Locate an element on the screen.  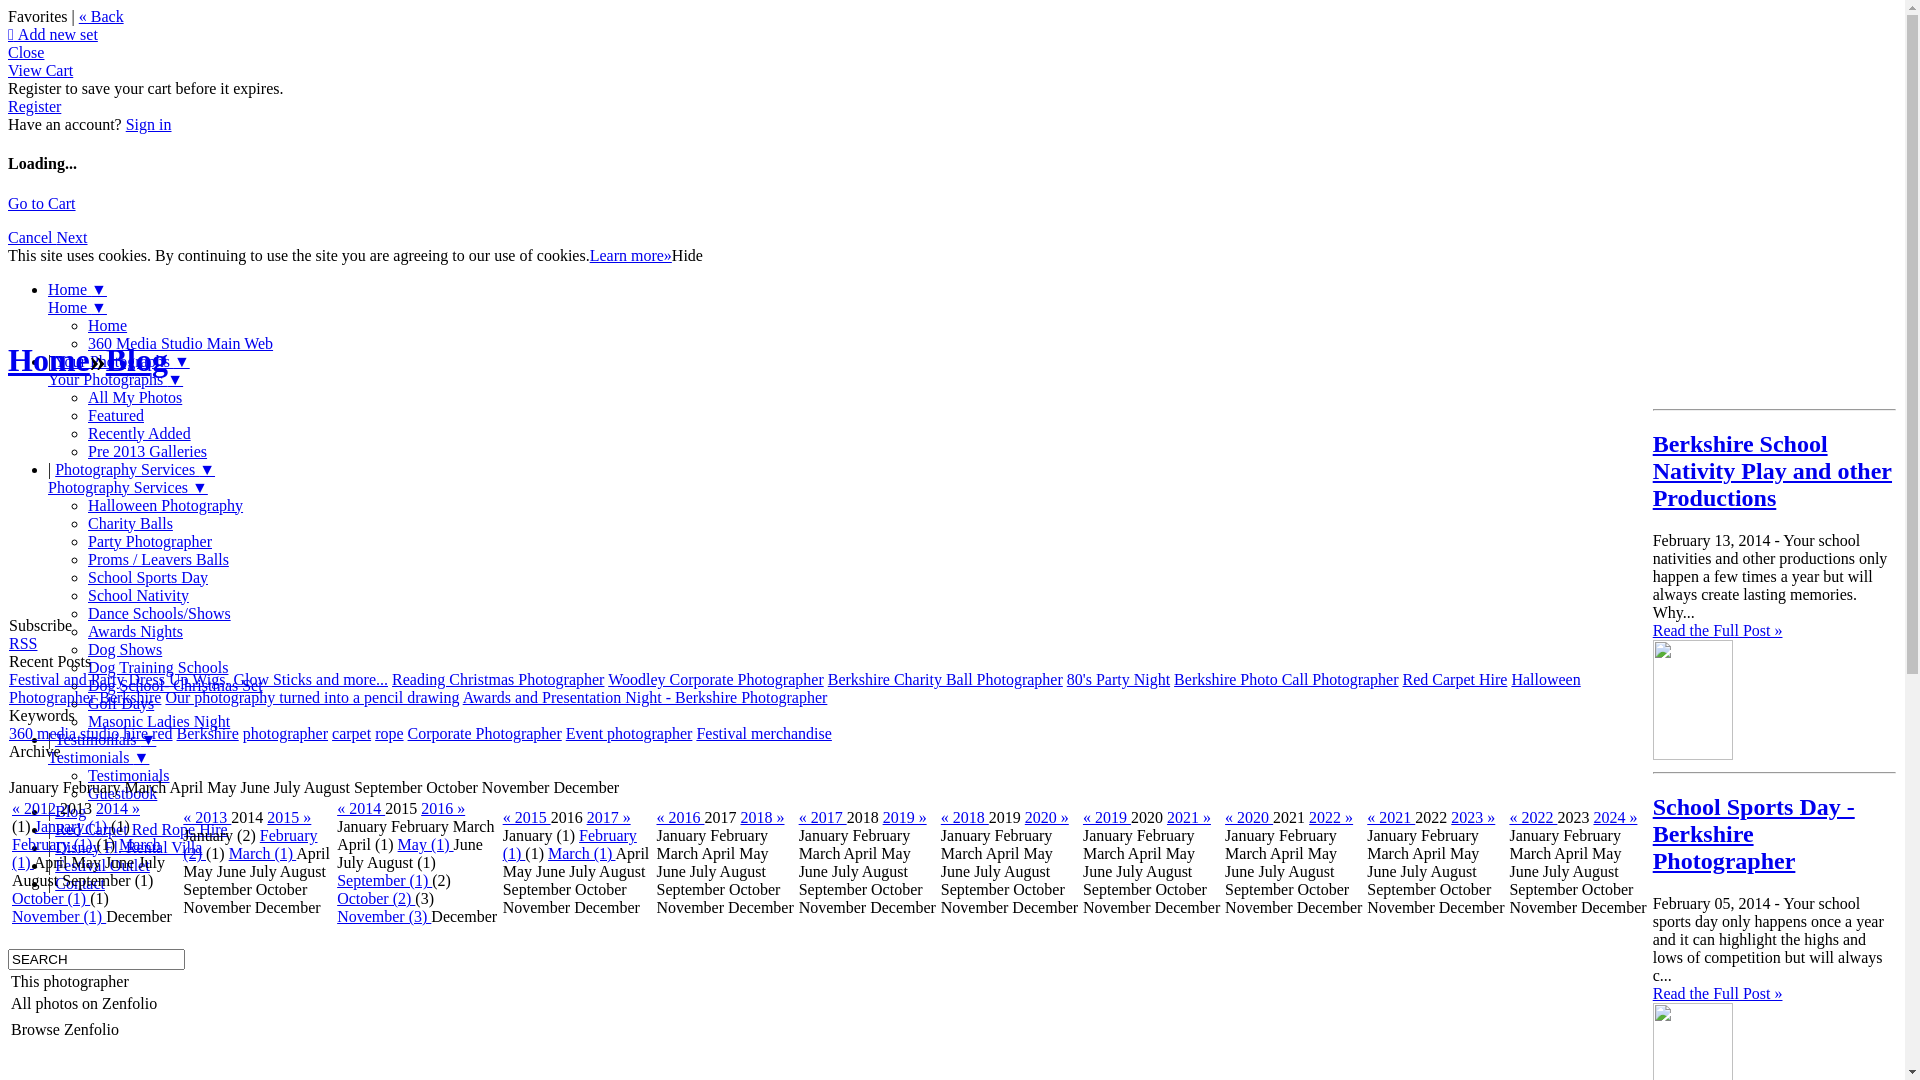
'September (1)' is located at coordinates (384, 879).